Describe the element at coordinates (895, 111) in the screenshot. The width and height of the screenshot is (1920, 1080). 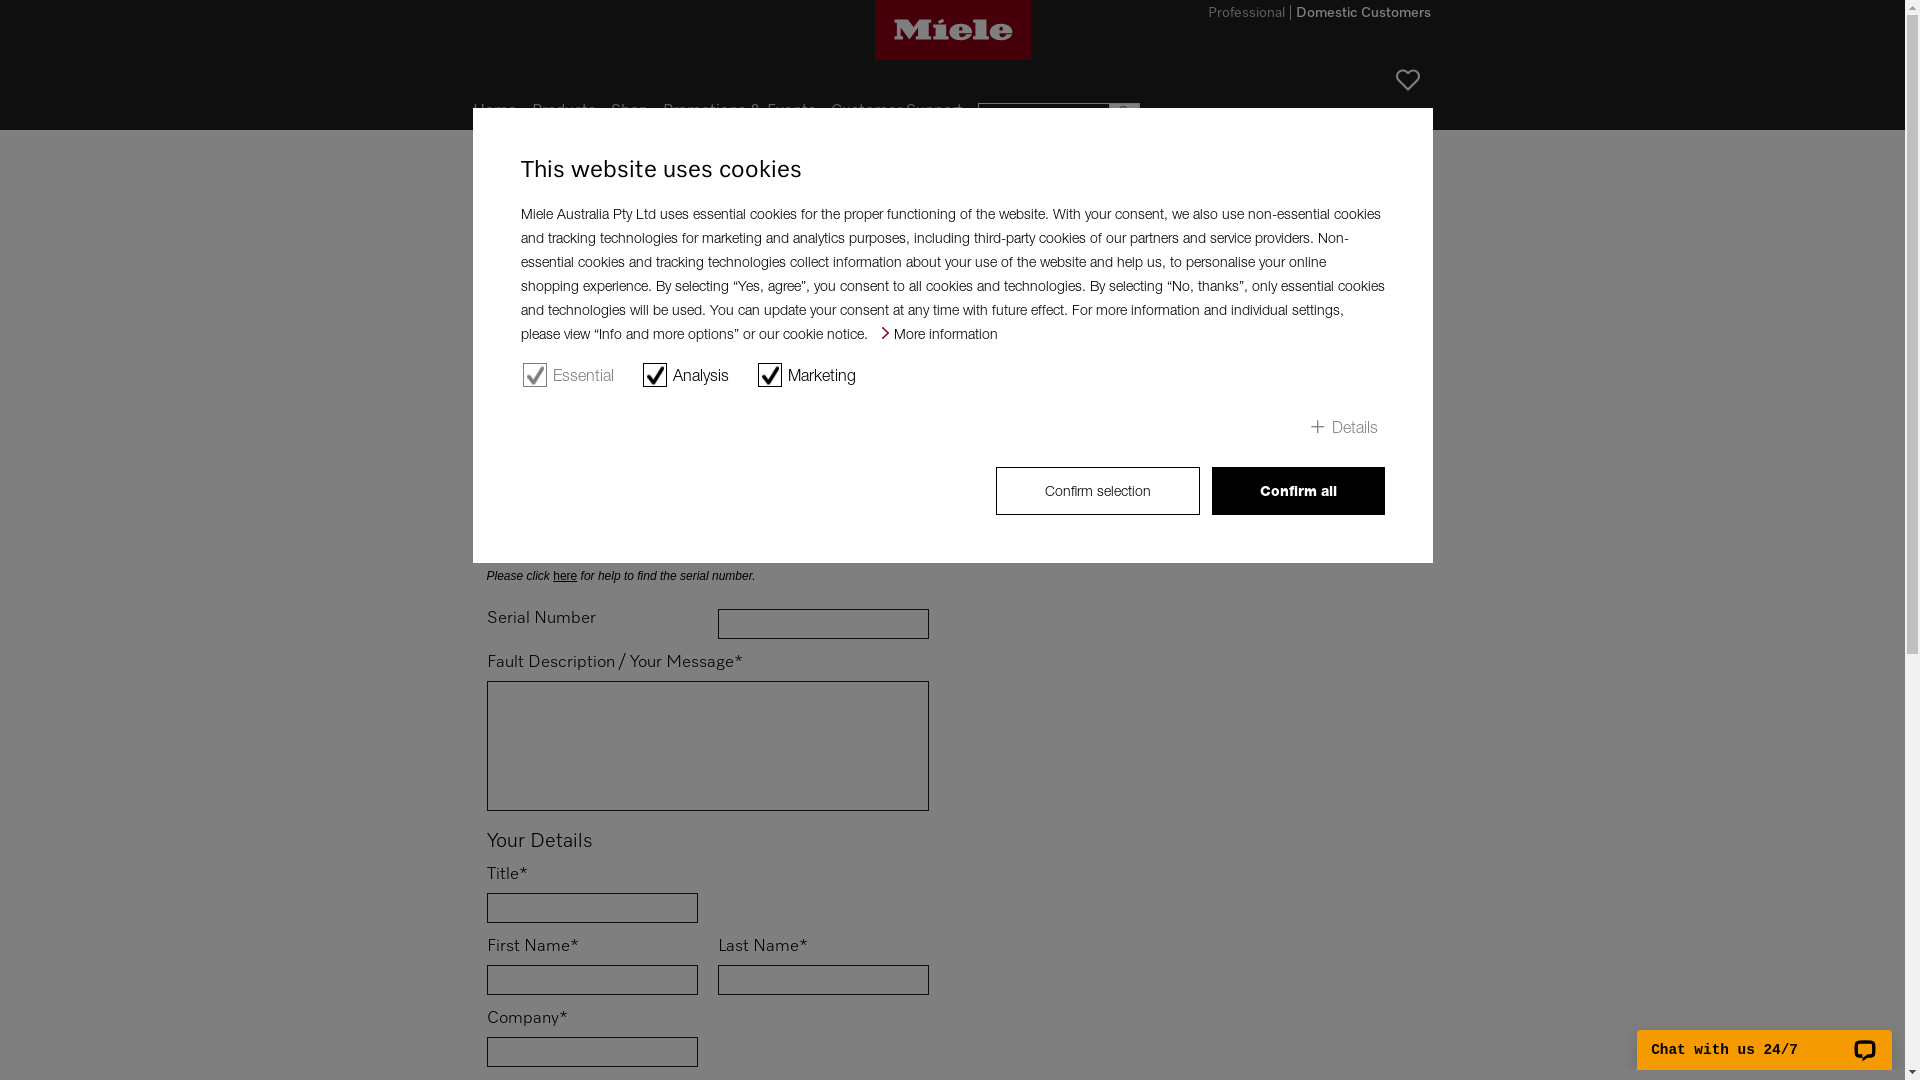
I see `'Customer Support'` at that location.